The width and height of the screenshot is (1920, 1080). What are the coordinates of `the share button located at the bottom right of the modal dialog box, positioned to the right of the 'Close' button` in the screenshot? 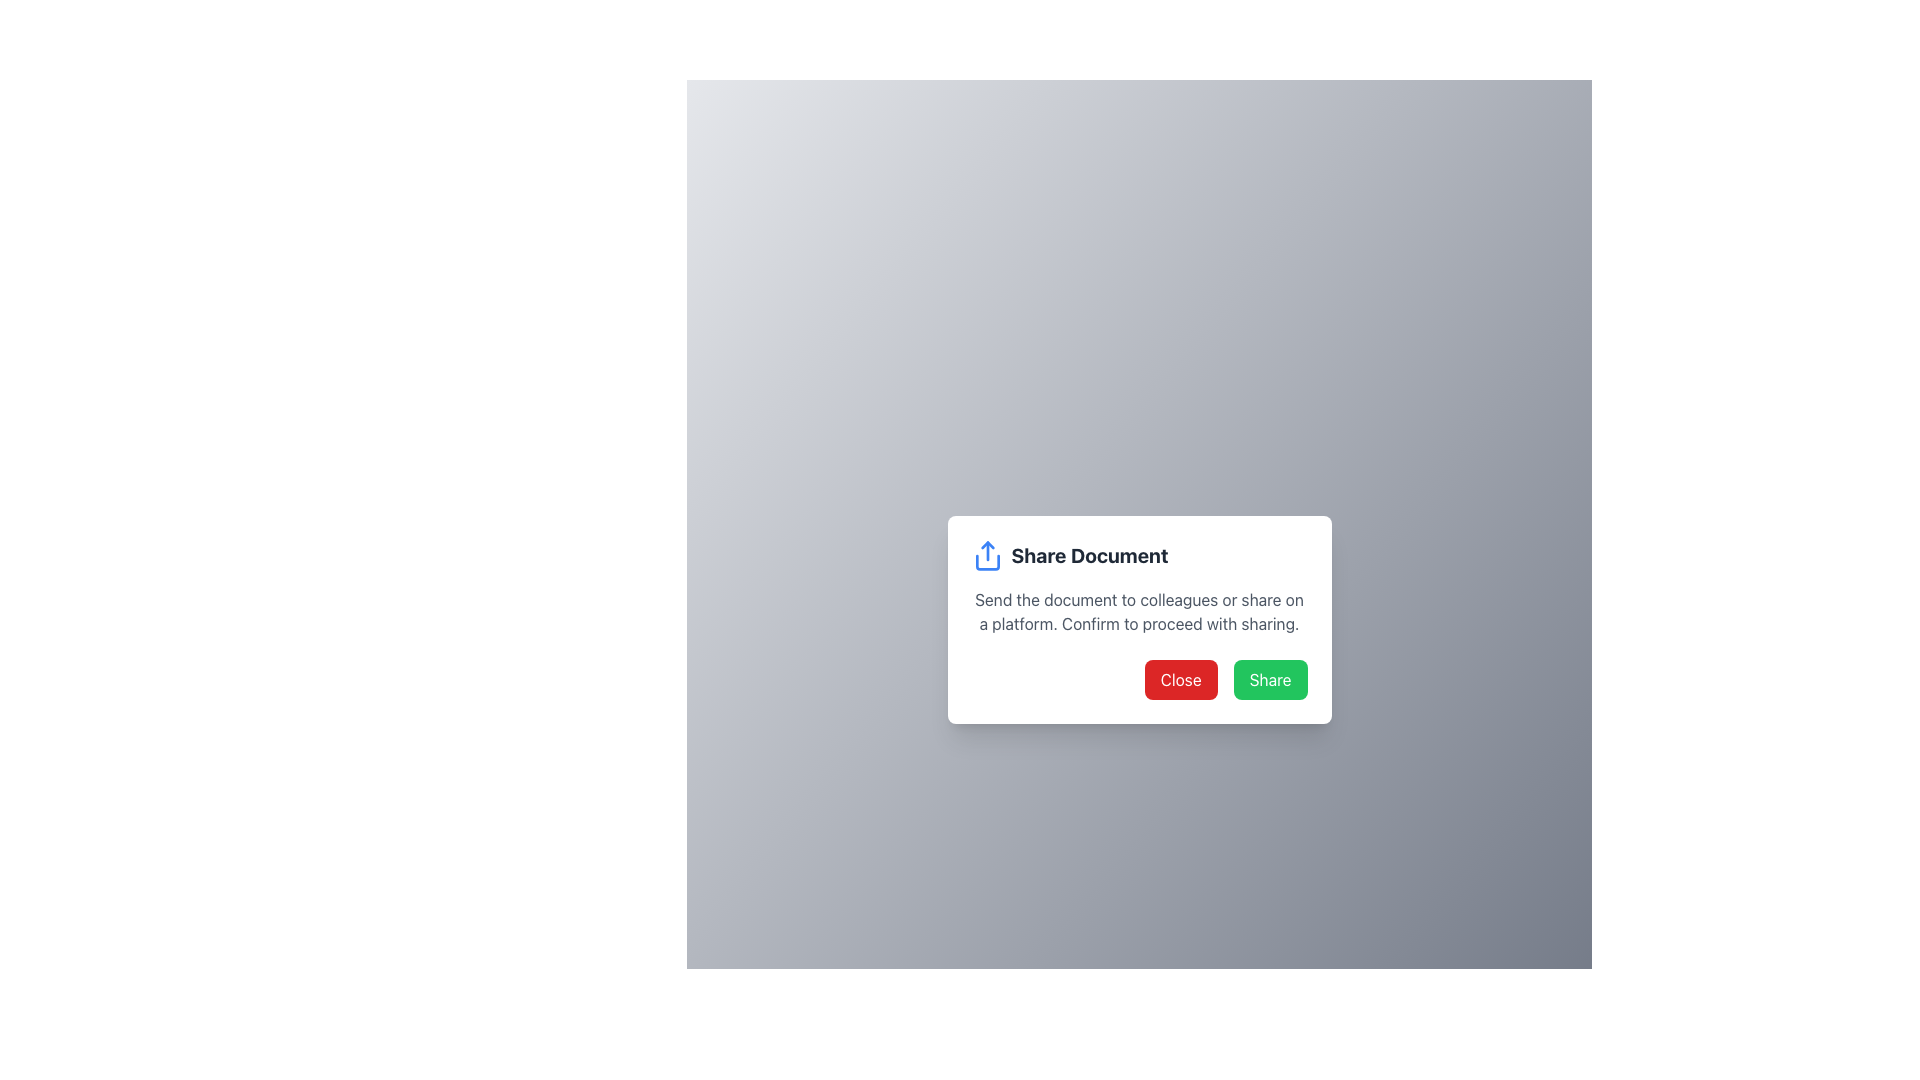 It's located at (1269, 678).